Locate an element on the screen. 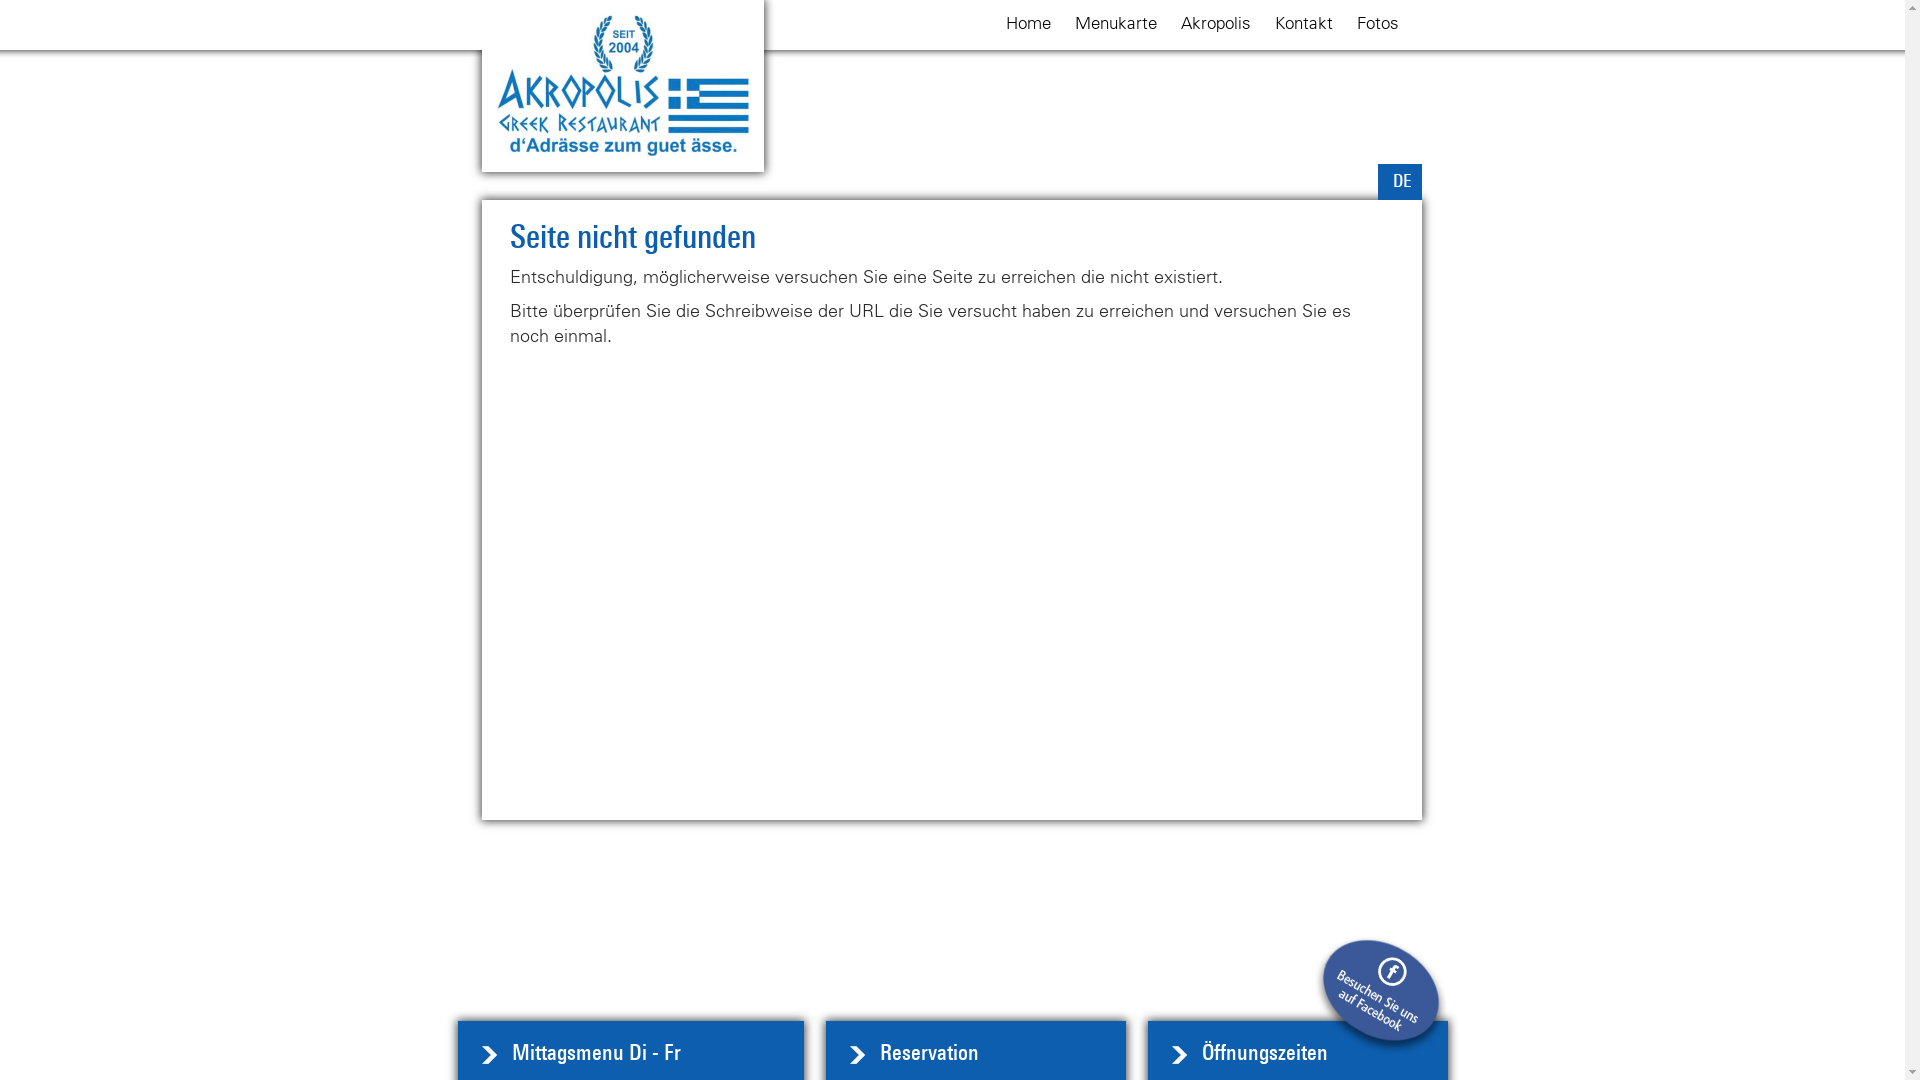 The height and width of the screenshot is (1080, 1920). 'Menukarte' is located at coordinates (1115, 23).